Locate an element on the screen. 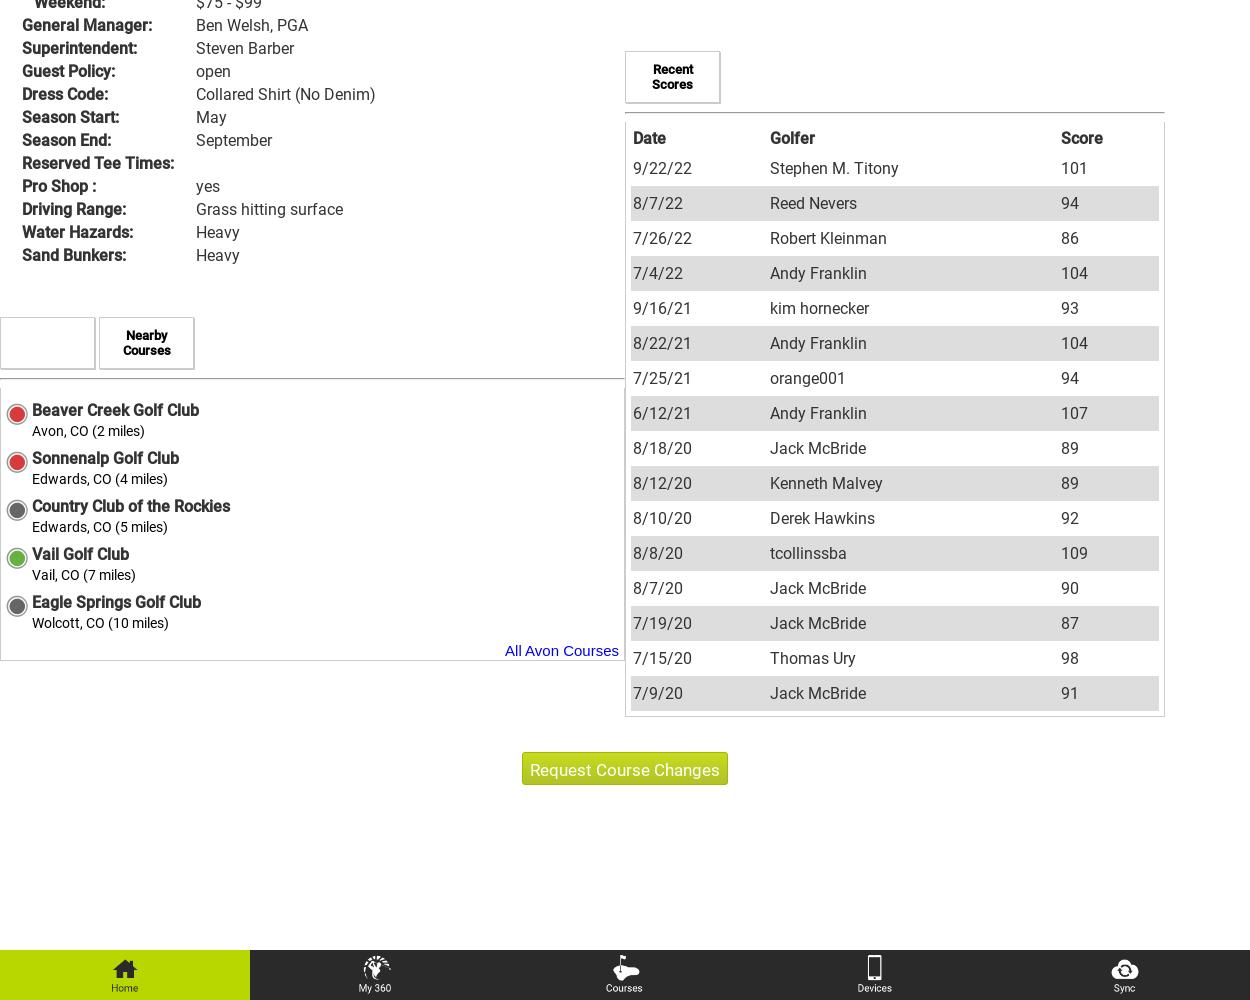 This screenshot has width=1250, height=1000. 'Country Club of the Rockies' is located at coordinates (131, 506).